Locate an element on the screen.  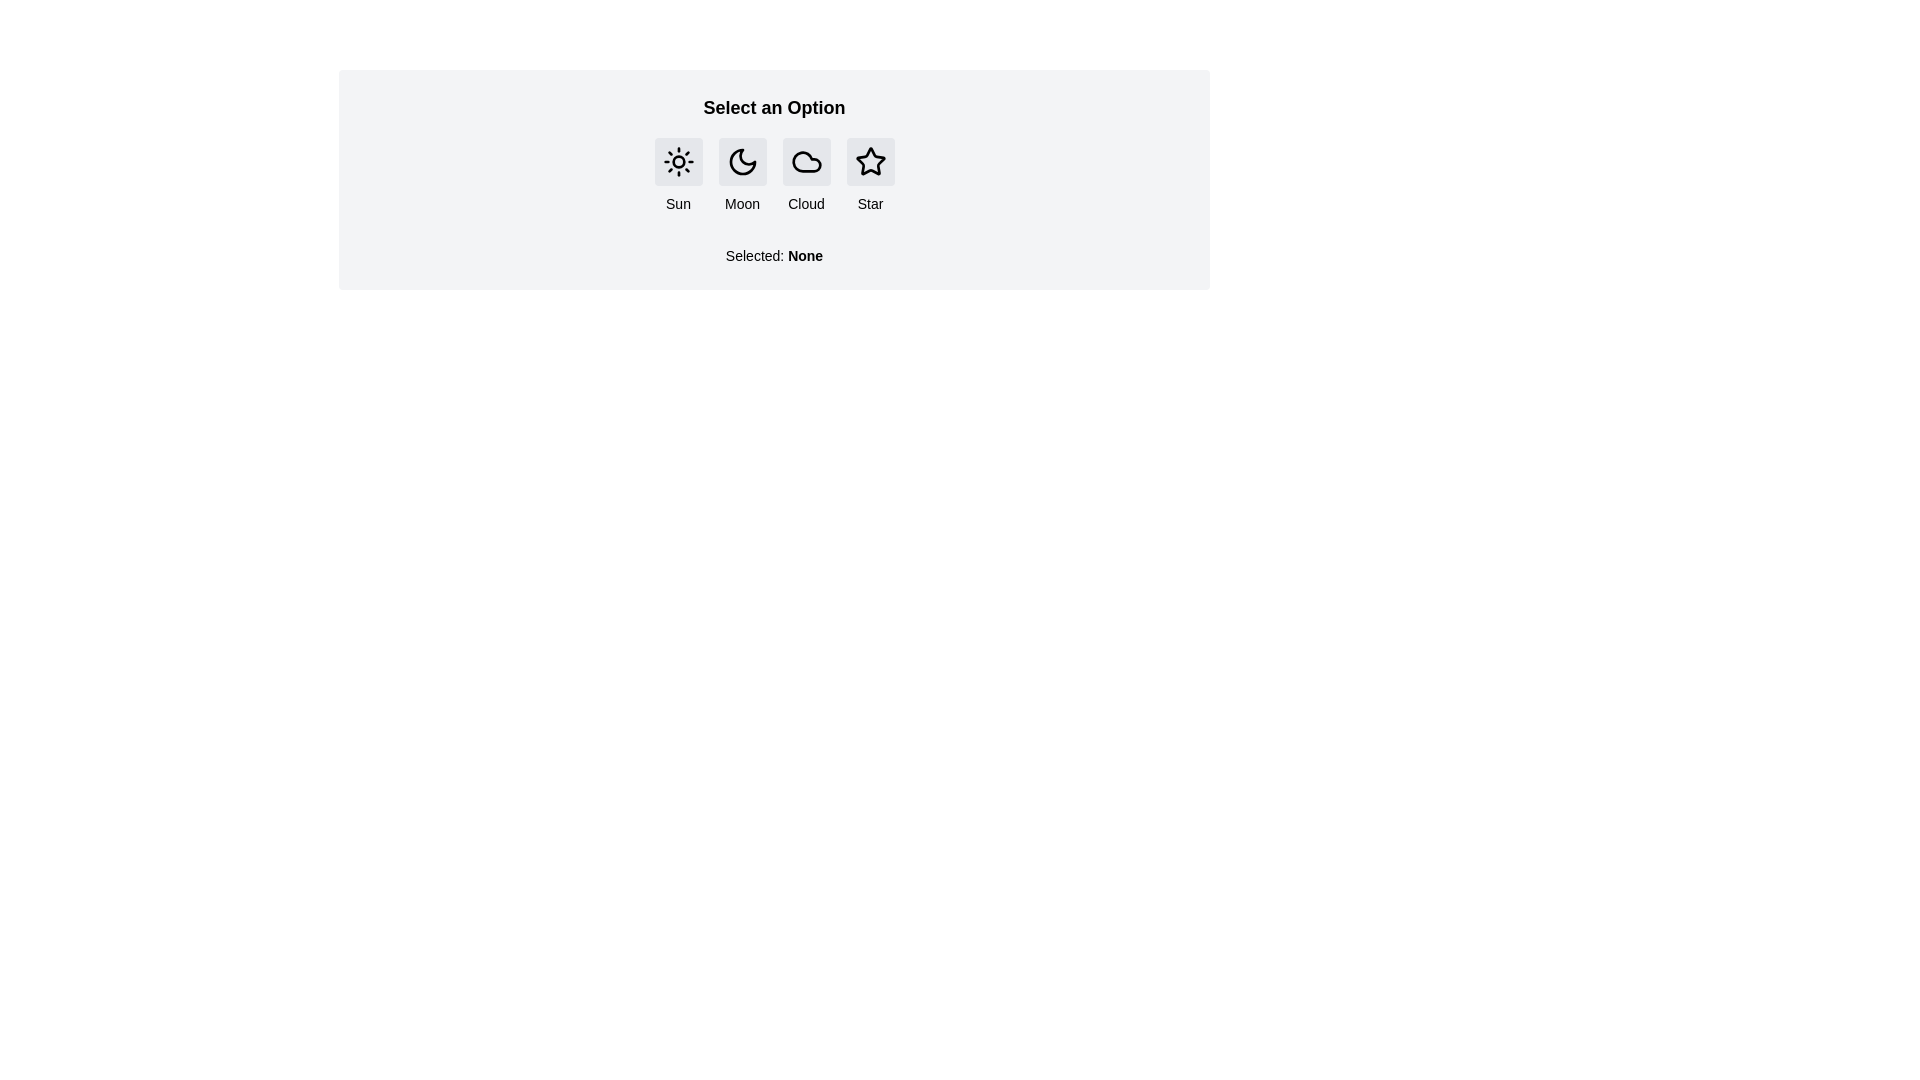
the square-shaped button with a light gray background and a black outlined star icon is located at coordinates (870, 161).